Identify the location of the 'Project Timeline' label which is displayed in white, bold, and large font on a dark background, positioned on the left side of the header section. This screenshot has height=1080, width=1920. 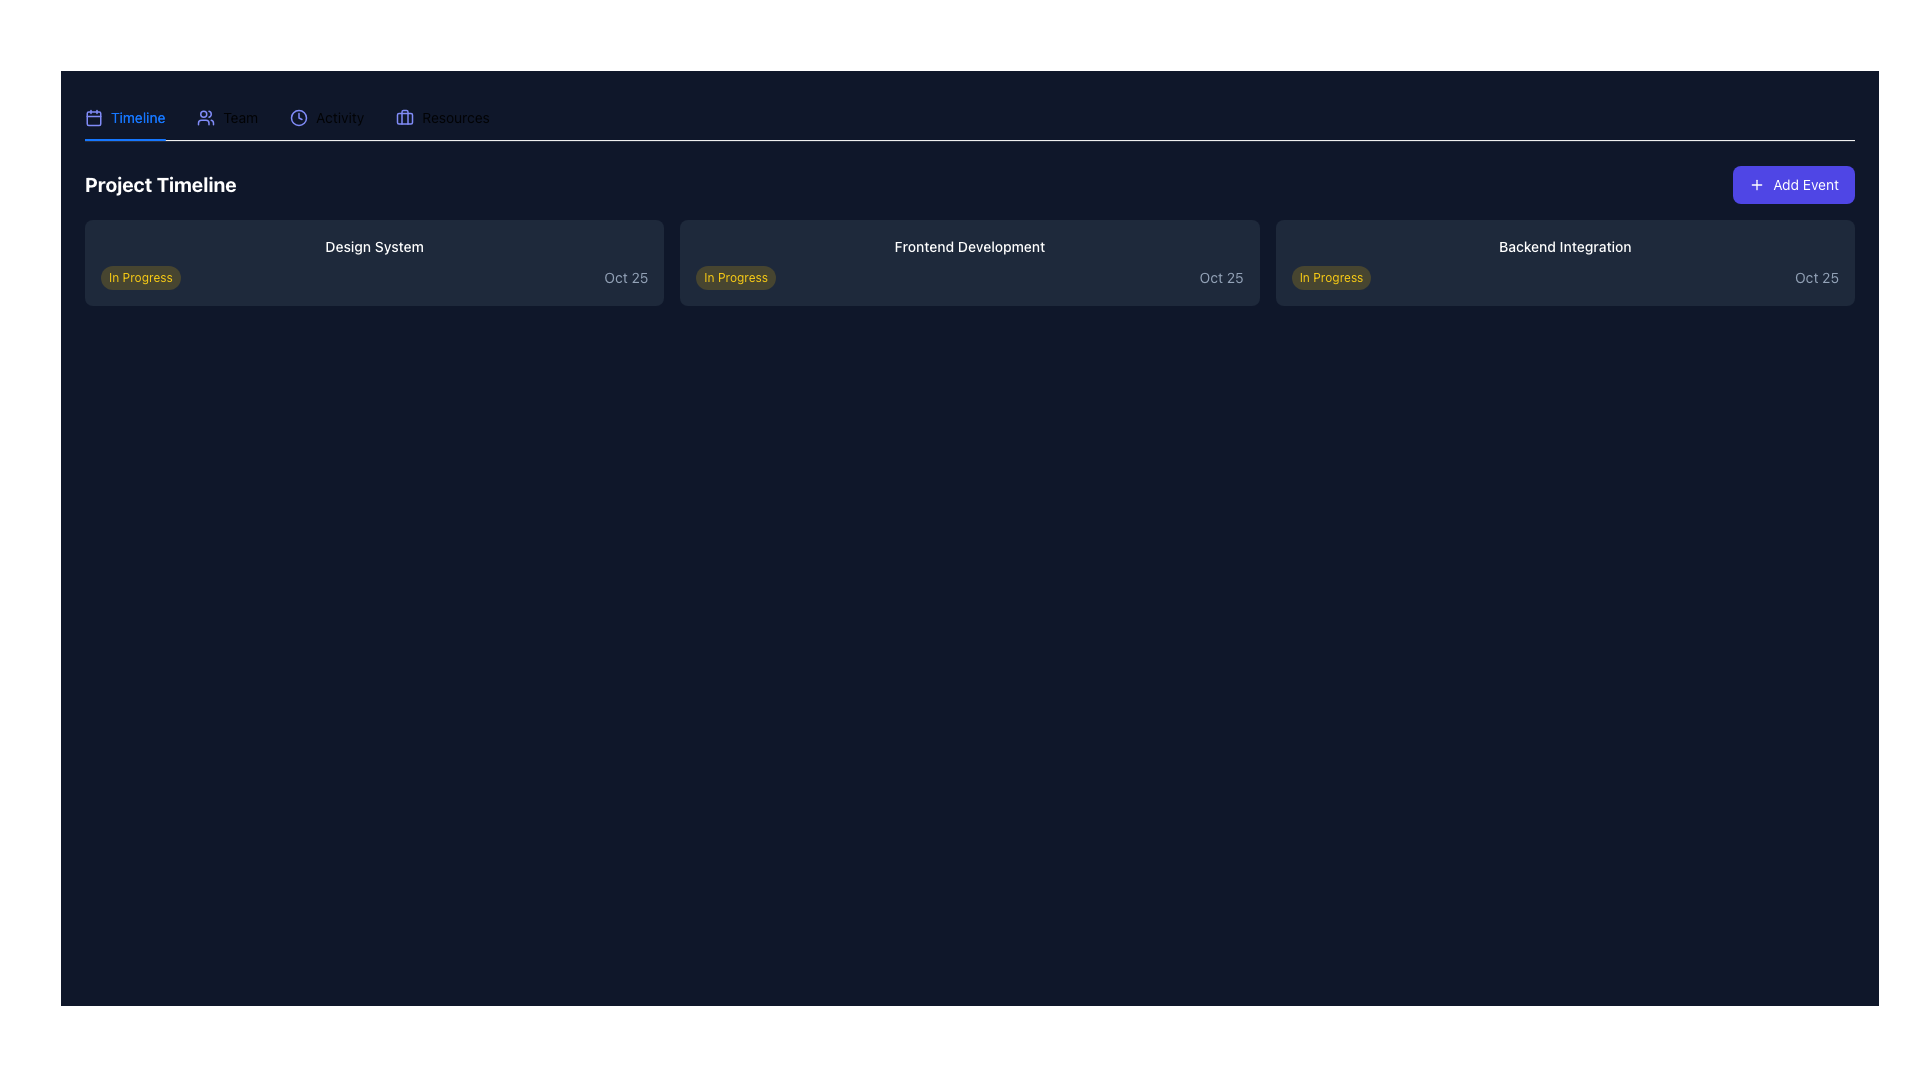
(160, 185).